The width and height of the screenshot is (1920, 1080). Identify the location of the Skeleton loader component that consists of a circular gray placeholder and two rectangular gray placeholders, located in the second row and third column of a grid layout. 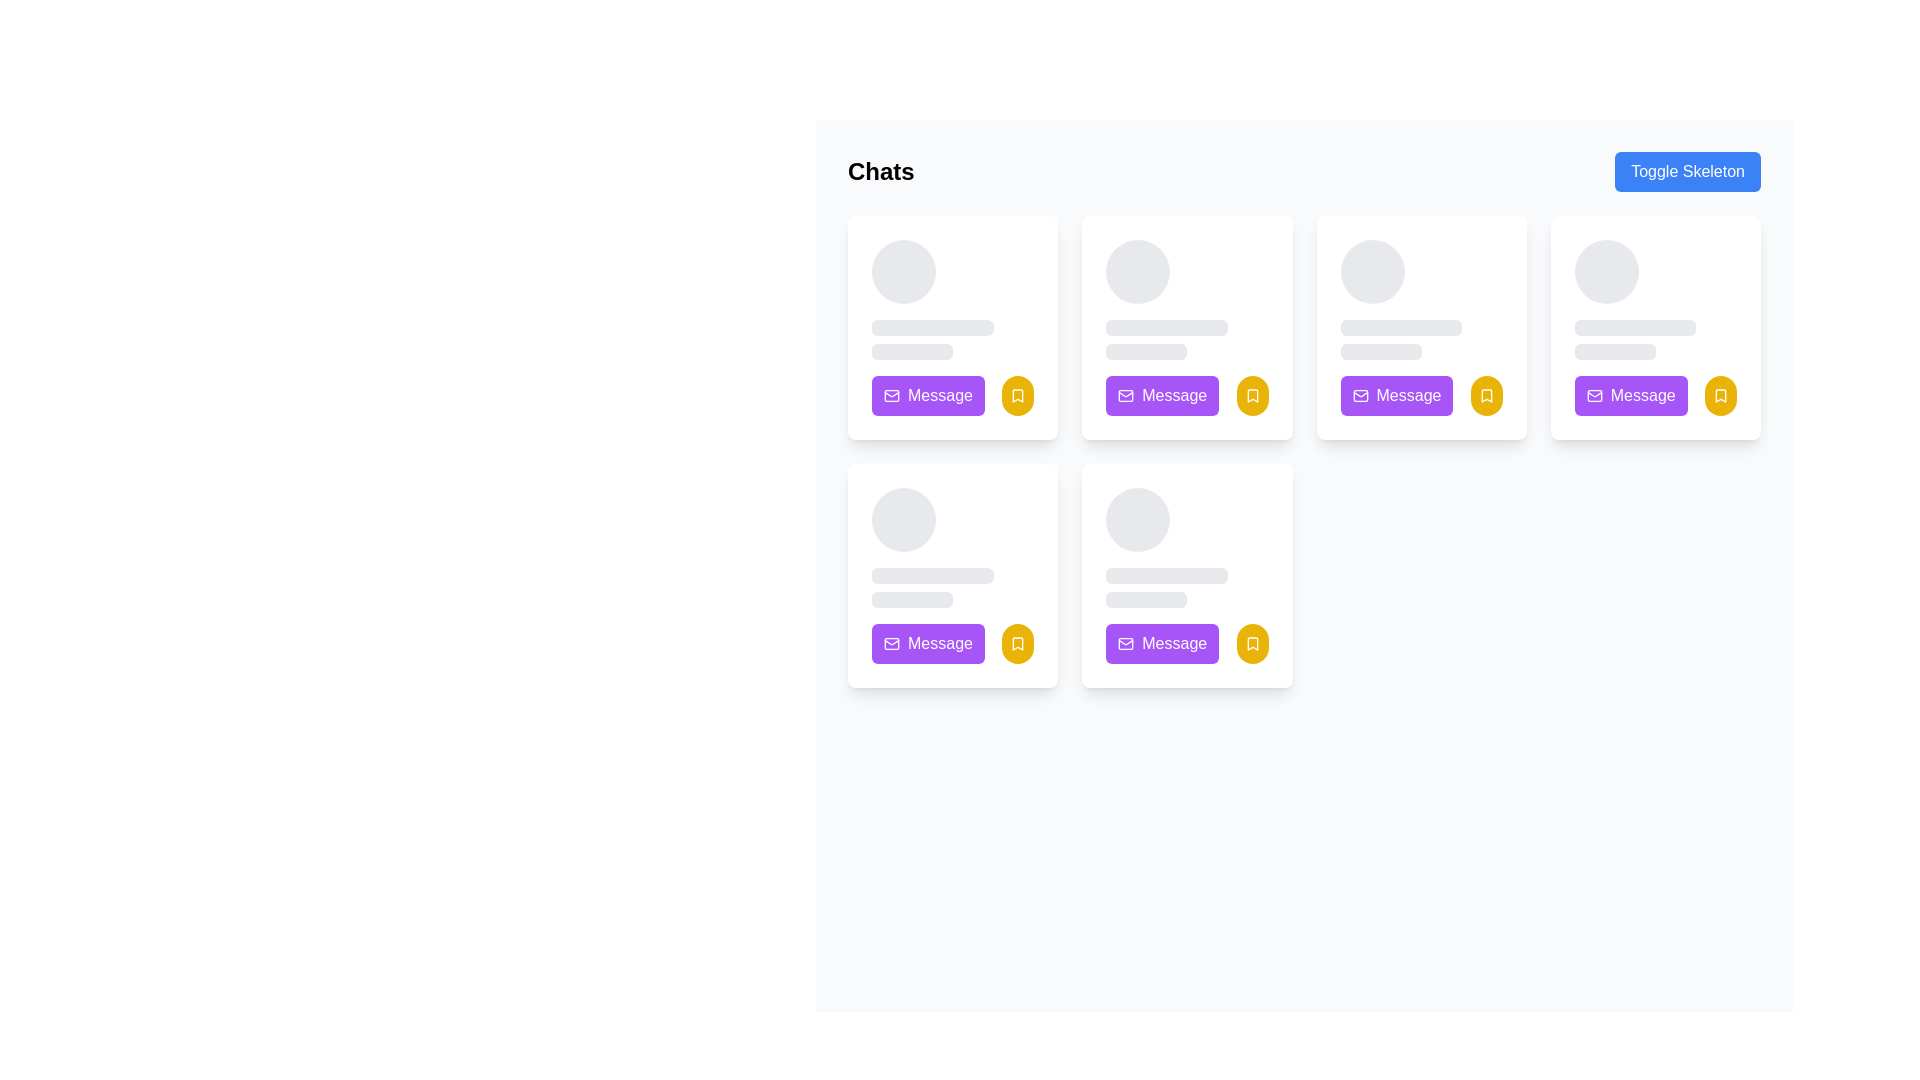
(1187, 547).